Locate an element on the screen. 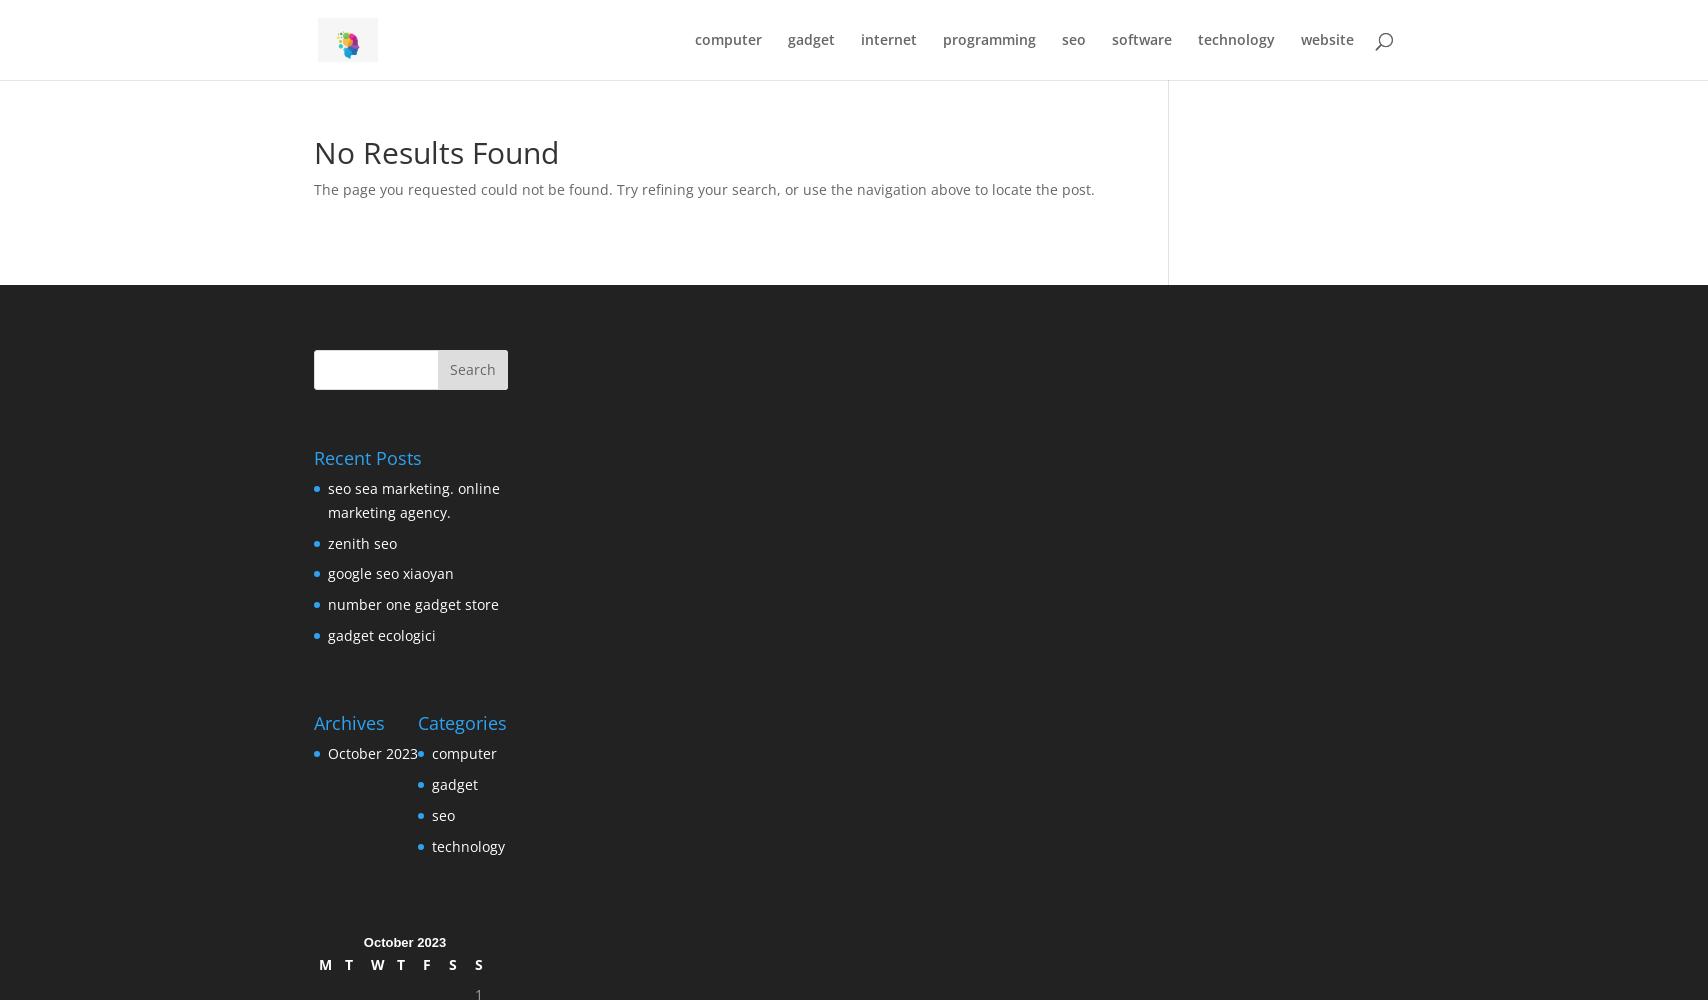  'internet' is located at coordinates (889, 39).